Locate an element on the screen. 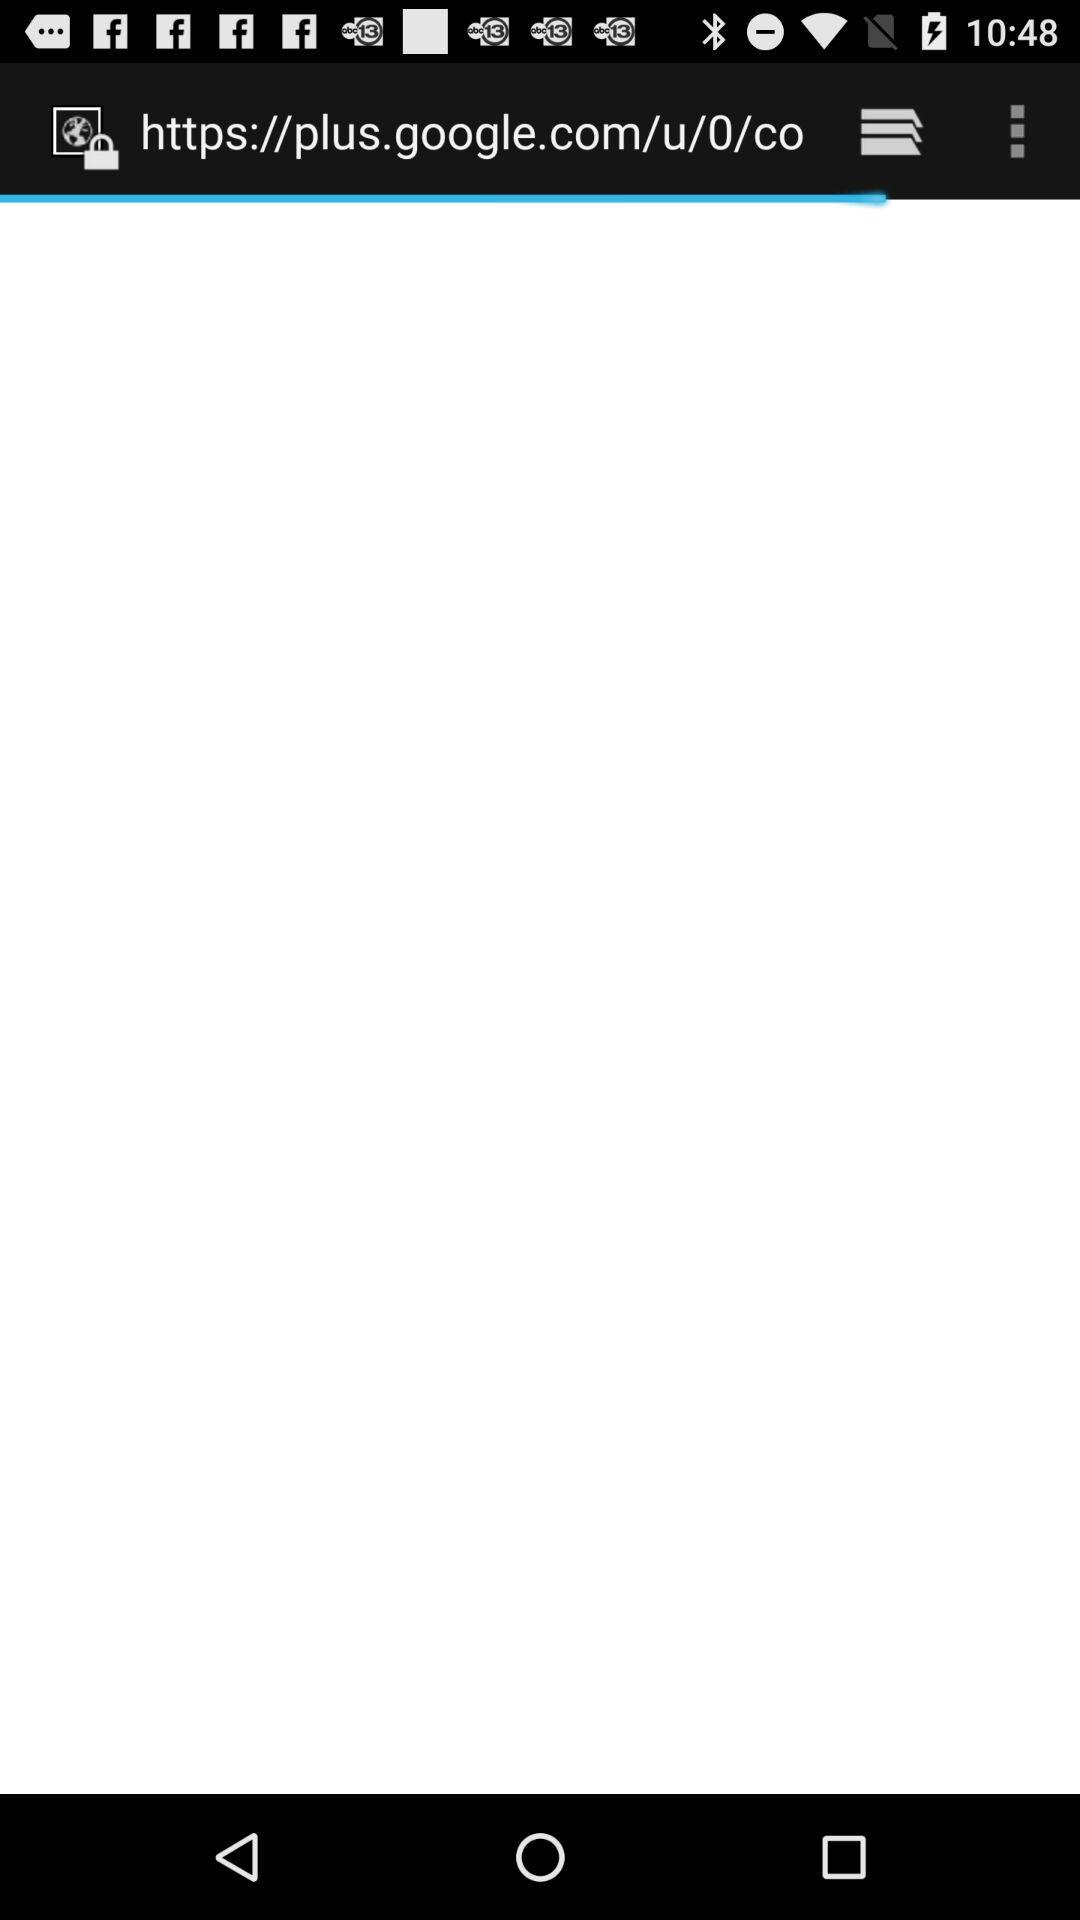 The image size is (1080, 1920). the https plus google item is located at coordinates (472, 130).